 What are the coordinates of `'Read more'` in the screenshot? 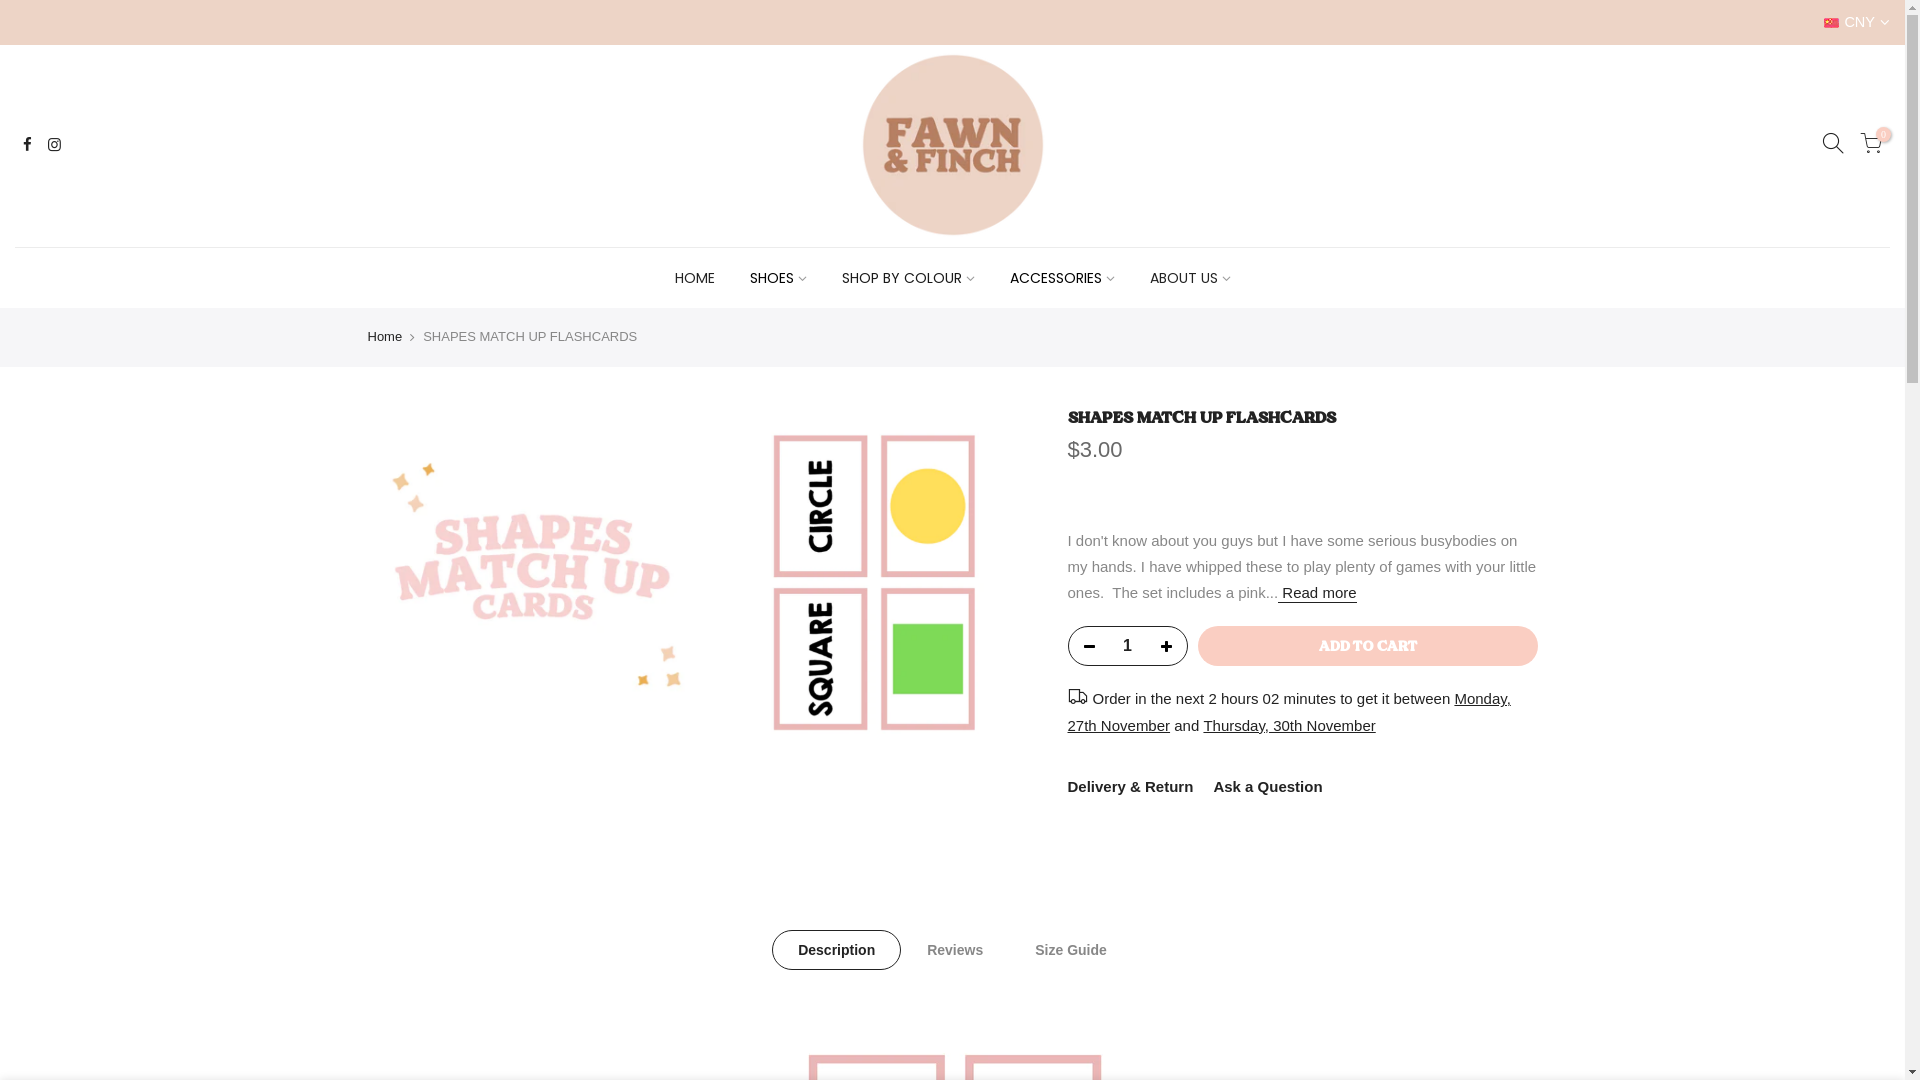 It's located at (1316, 592).